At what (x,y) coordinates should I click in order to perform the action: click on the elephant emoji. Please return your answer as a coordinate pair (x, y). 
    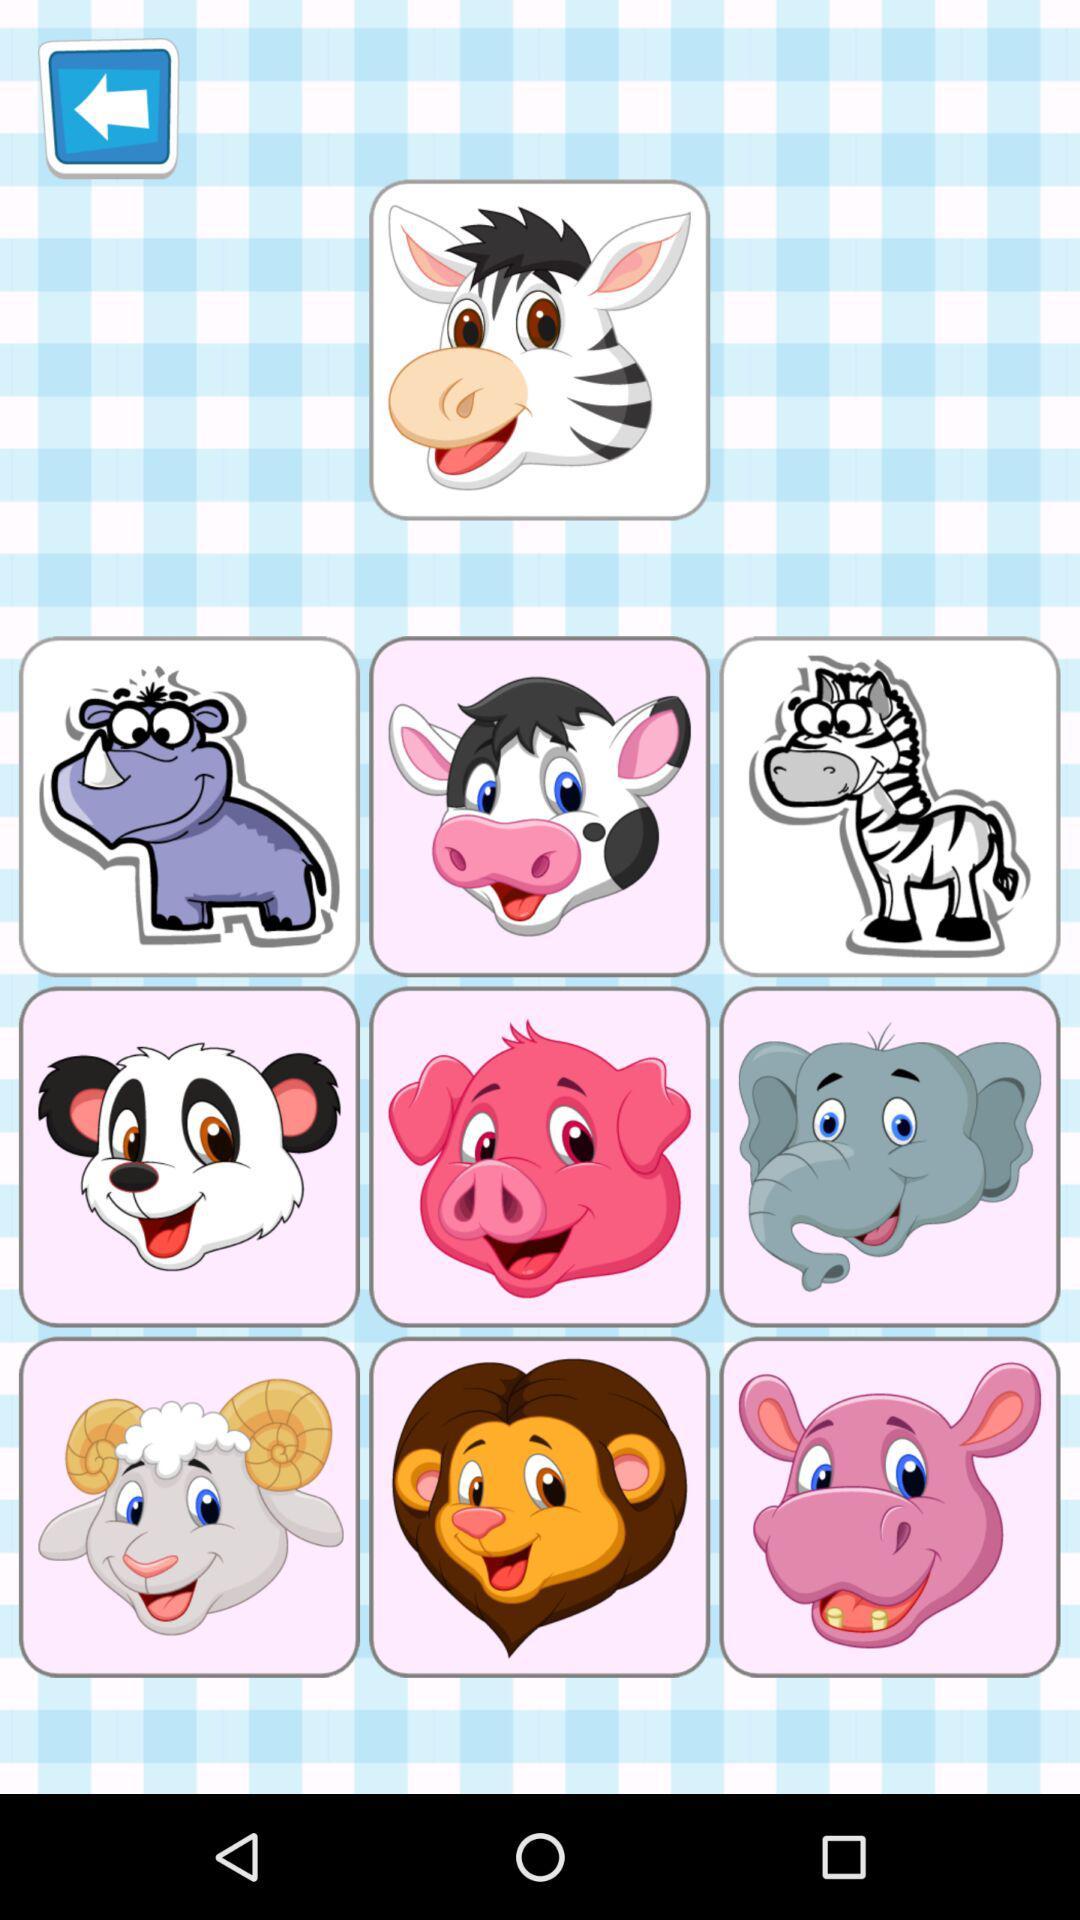
    Looking at the image, I should click on (889, 1156).